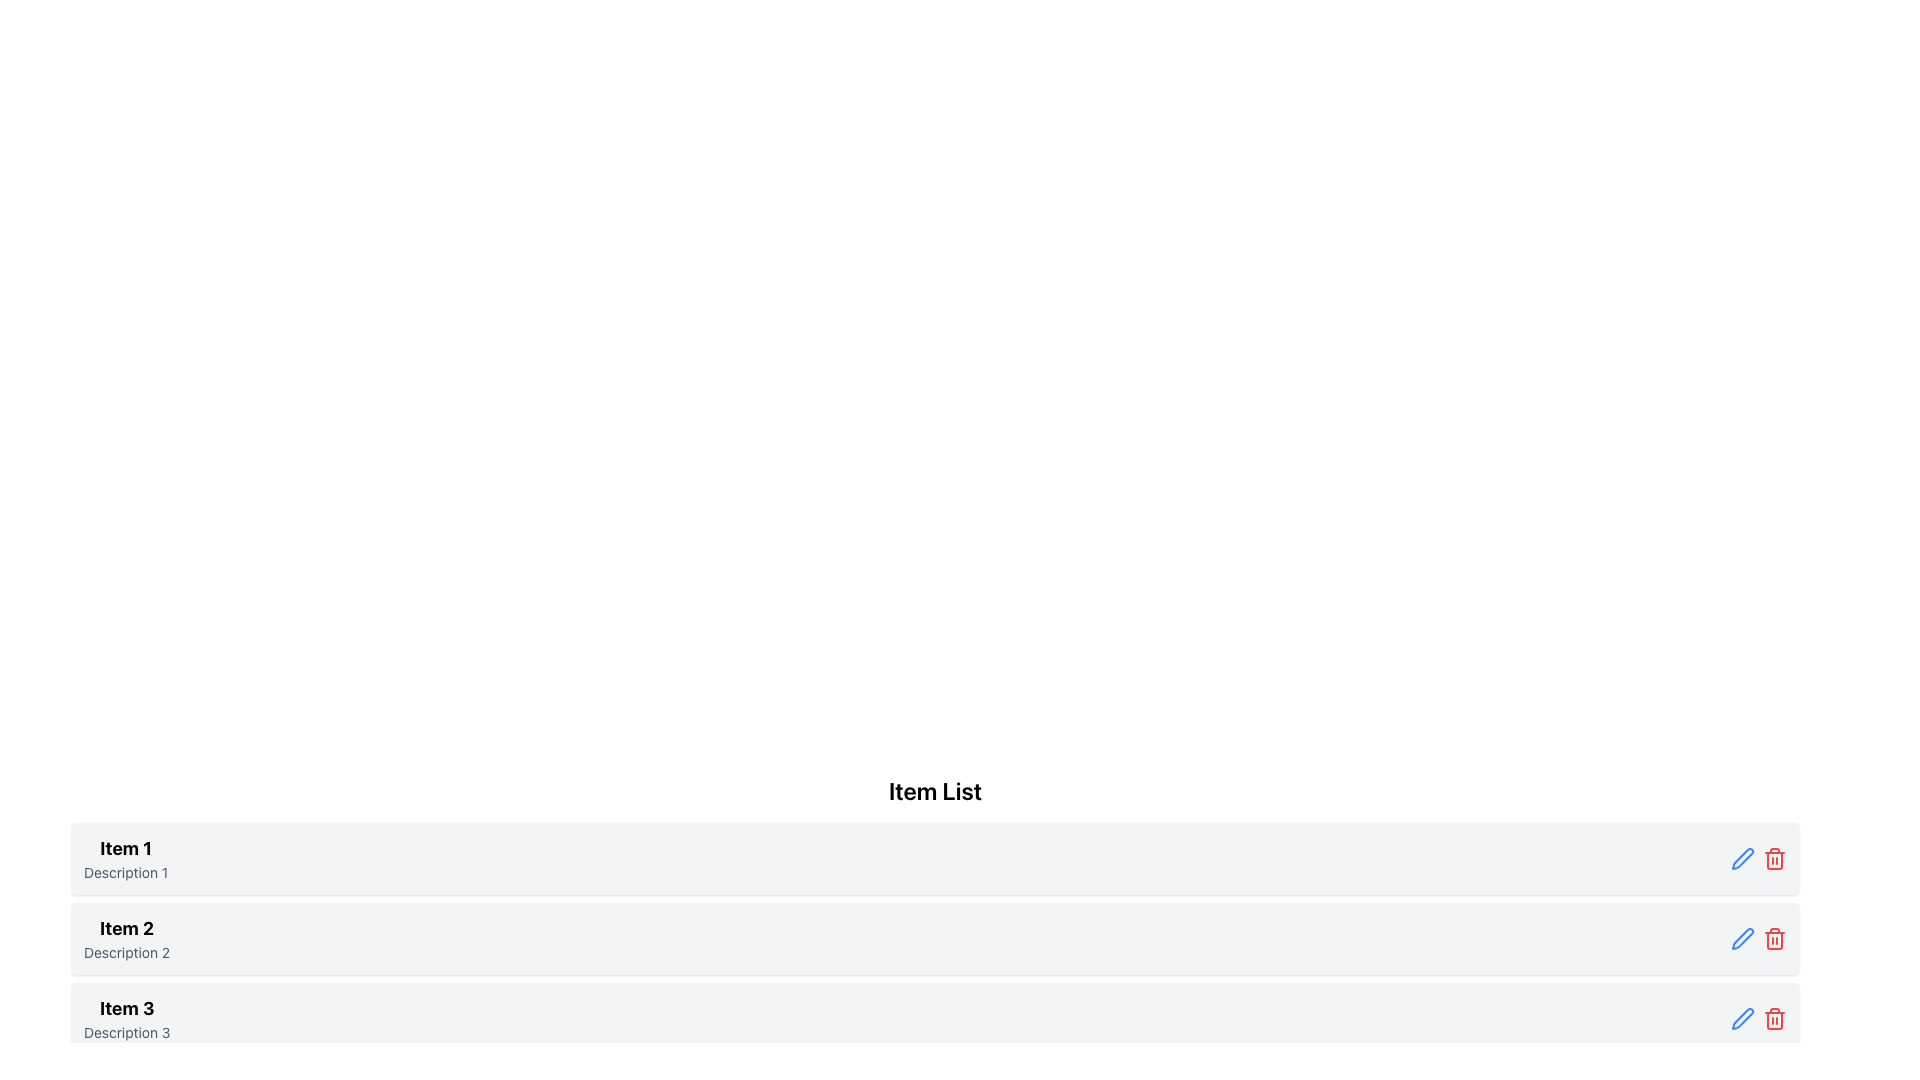 Image resolution: width=1920 pixels, height=1080 pixels. Describe the element at coordinates (125, 858) in the screenshot. I see `the text block containing 'Item 1' and 'Description 1', which is the first entry in a vertical list, styled with a bold title and a smaller grayish description` at that location.